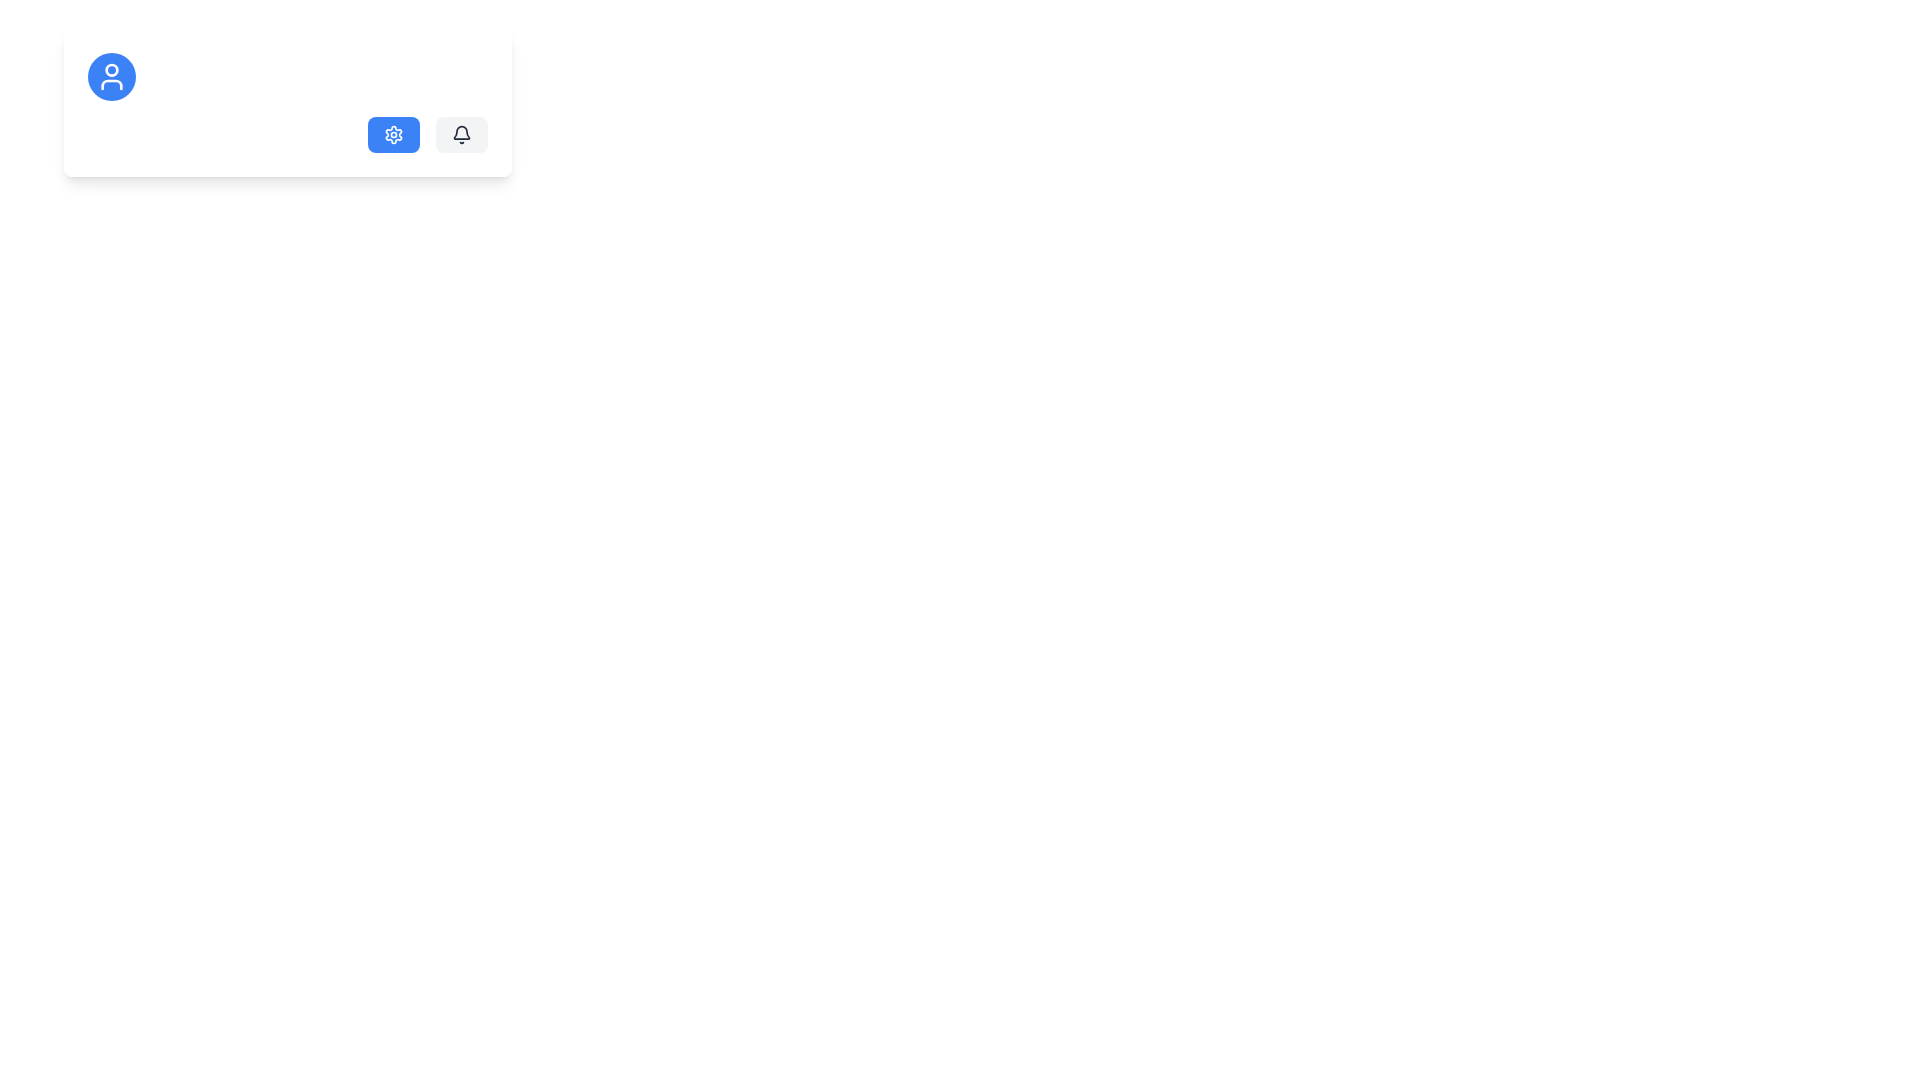 The image size is (1920, 1080). What do you see at coordinates (110, 68) in the screenshot?
I see `the circular graphical element representing the head in the user profile icon, which is part of a blue background and white silhouette design located in the top-left corner of the interface` at bounding box center [110, 68].